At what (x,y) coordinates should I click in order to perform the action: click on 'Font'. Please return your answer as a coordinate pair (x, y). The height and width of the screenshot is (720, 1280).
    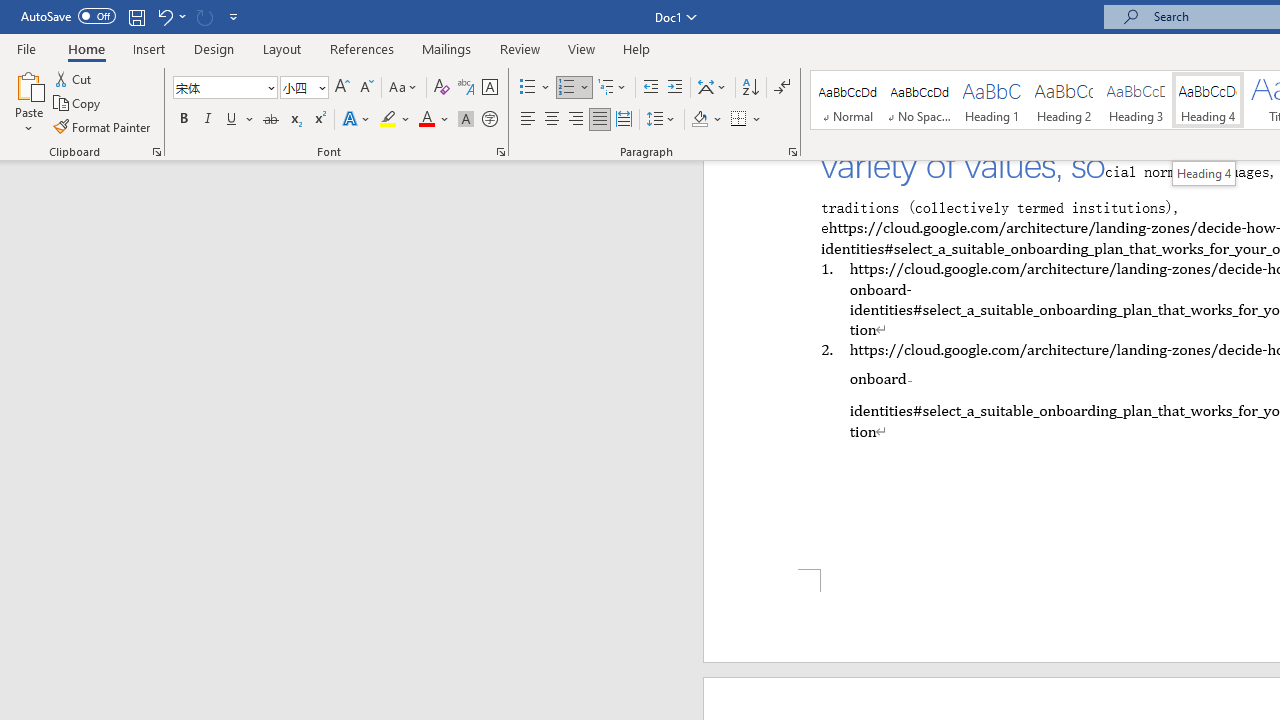
    Looking at the image, I should click on (225, 86).